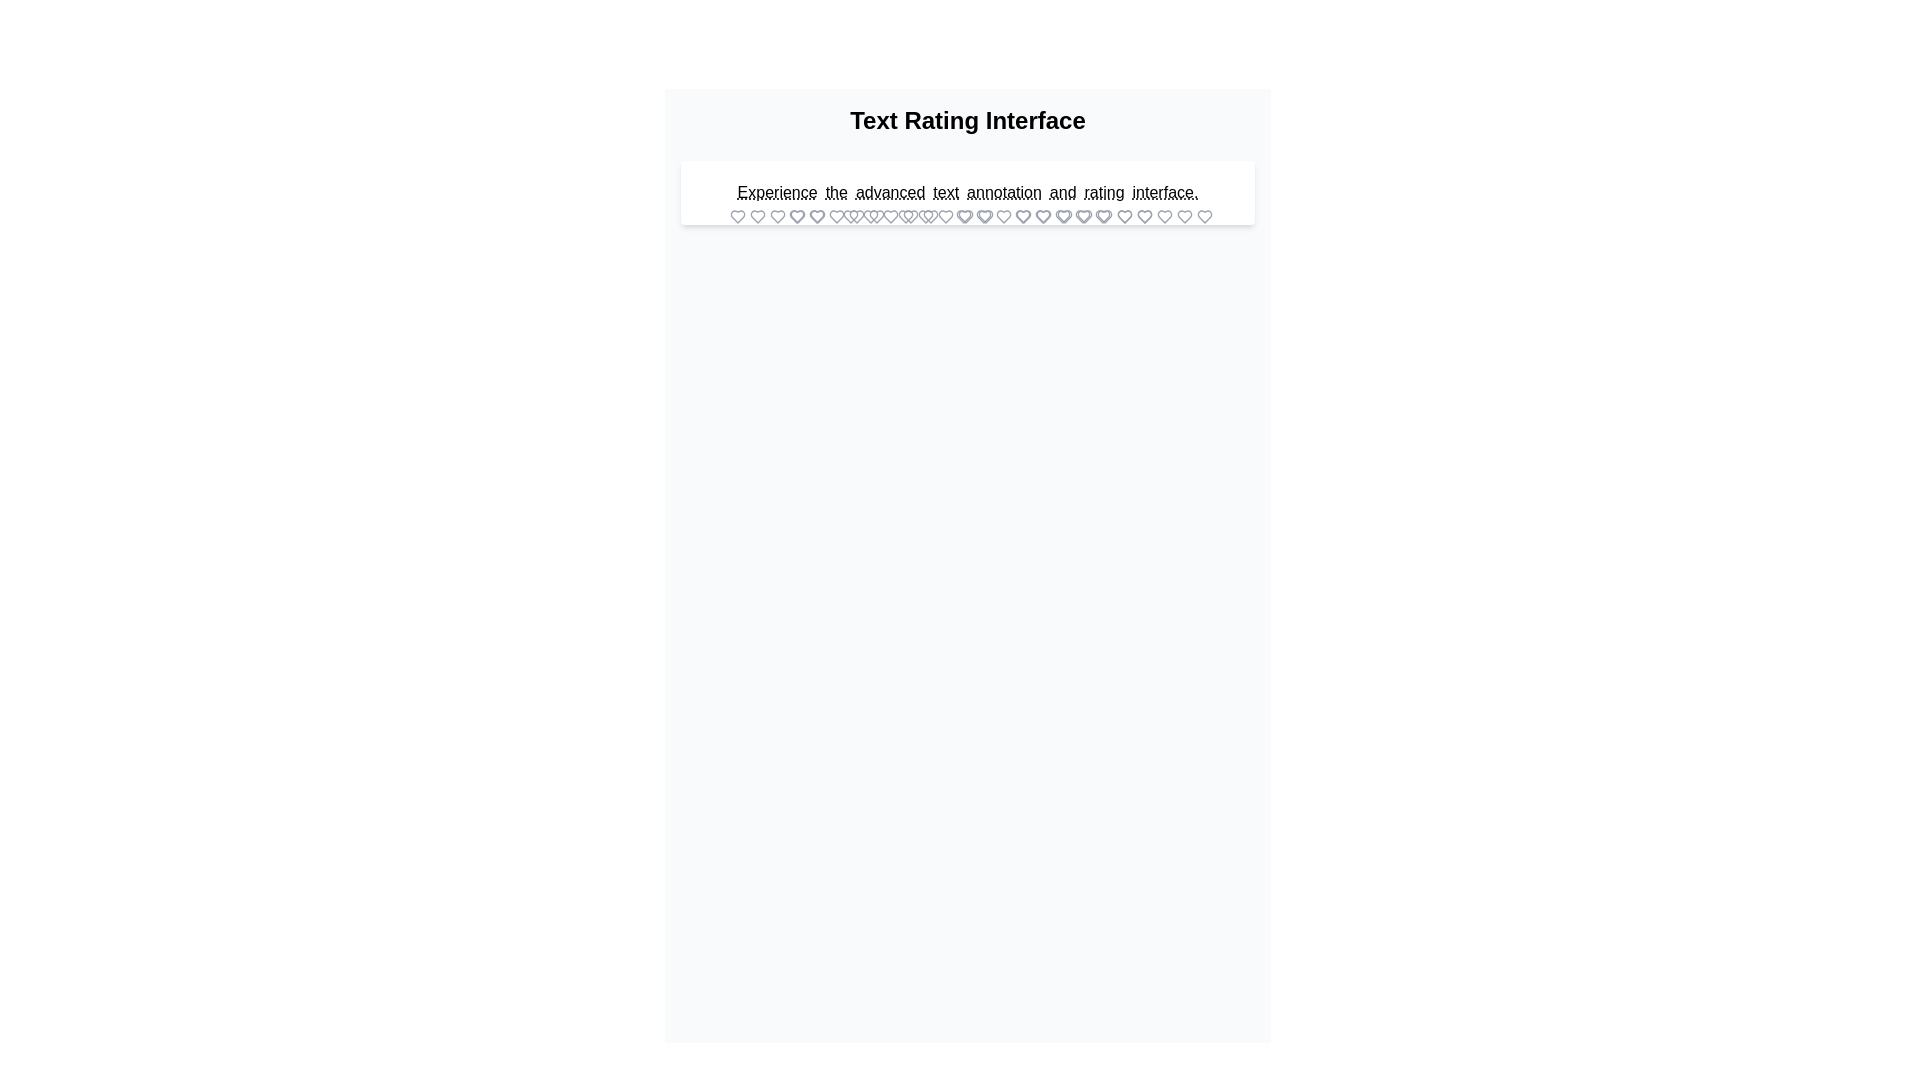 This screenshot has height=1080, width=1920. What do you see at coordinates (889, 192) in the screenshot?
I see `the word advanced to select it for rating` at bounding box center [889, 192].